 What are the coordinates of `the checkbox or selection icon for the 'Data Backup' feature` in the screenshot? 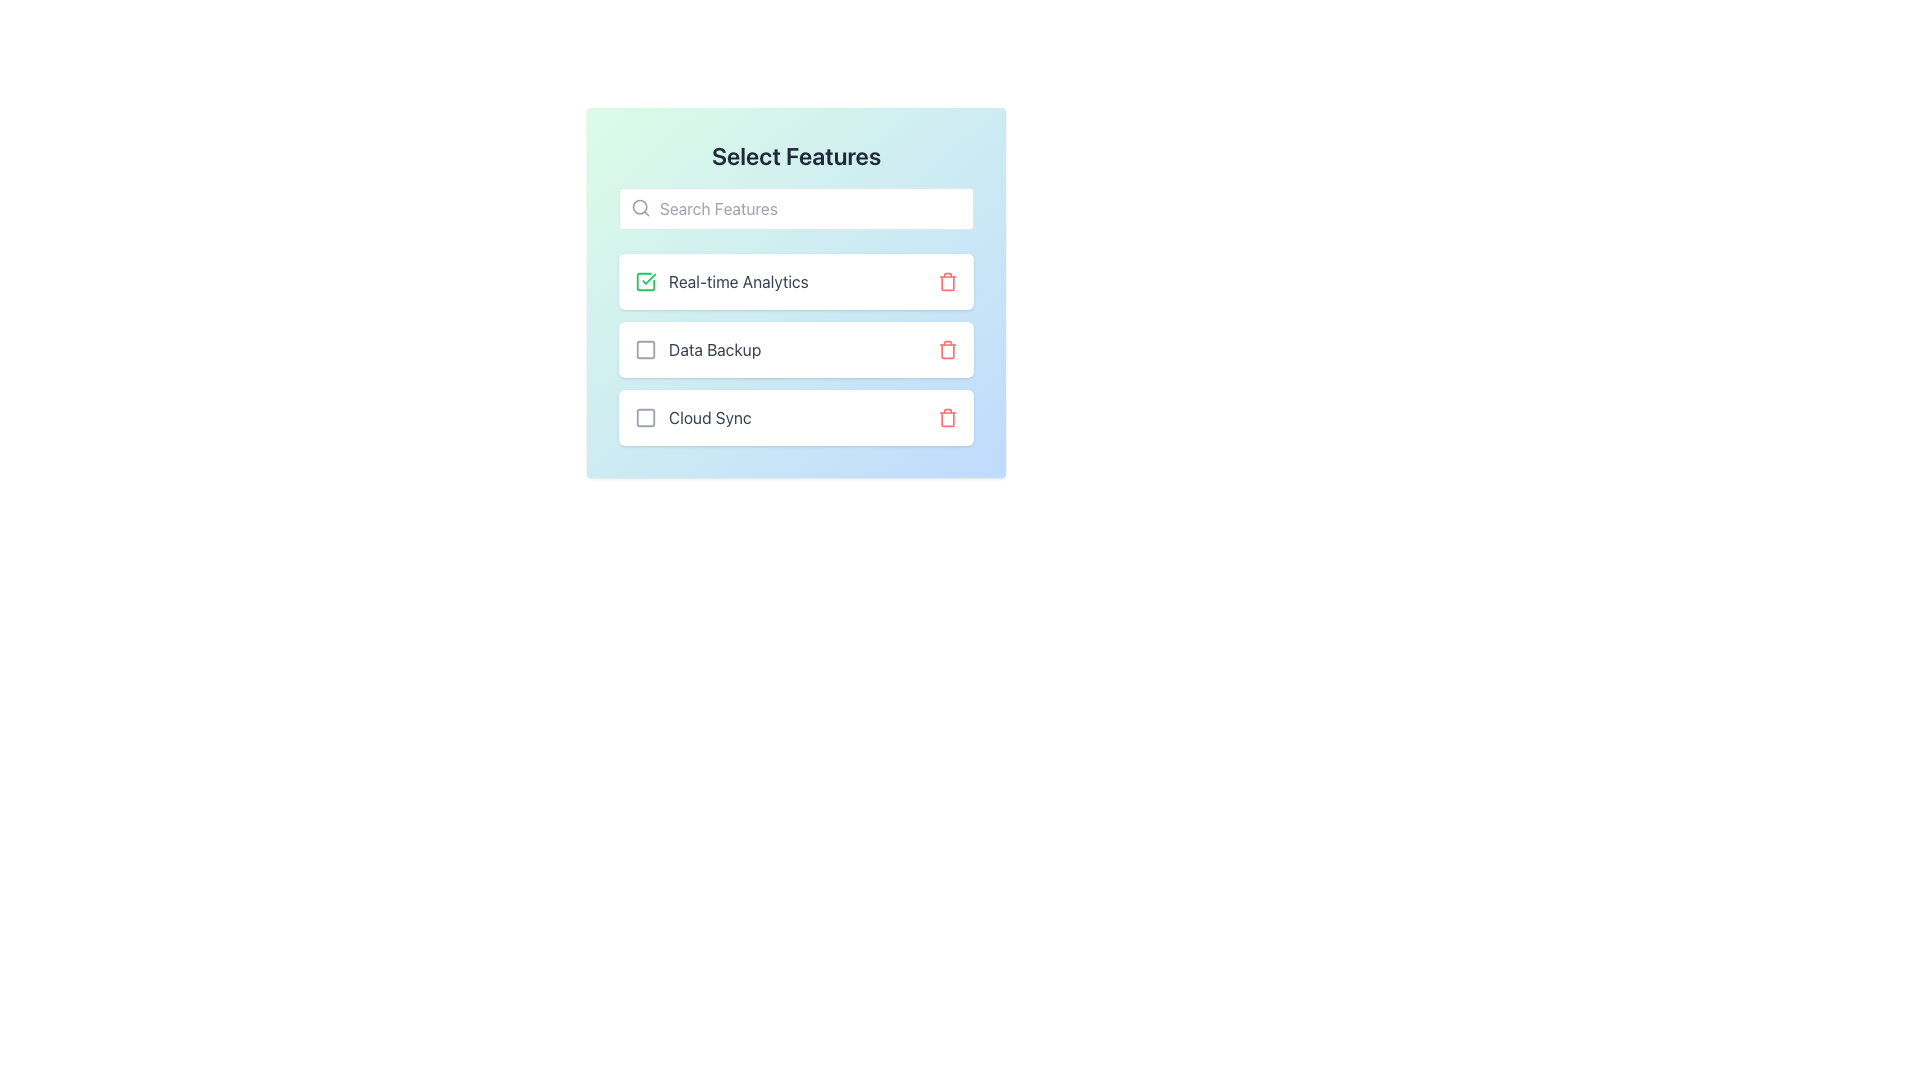 It's located at (646, 349).